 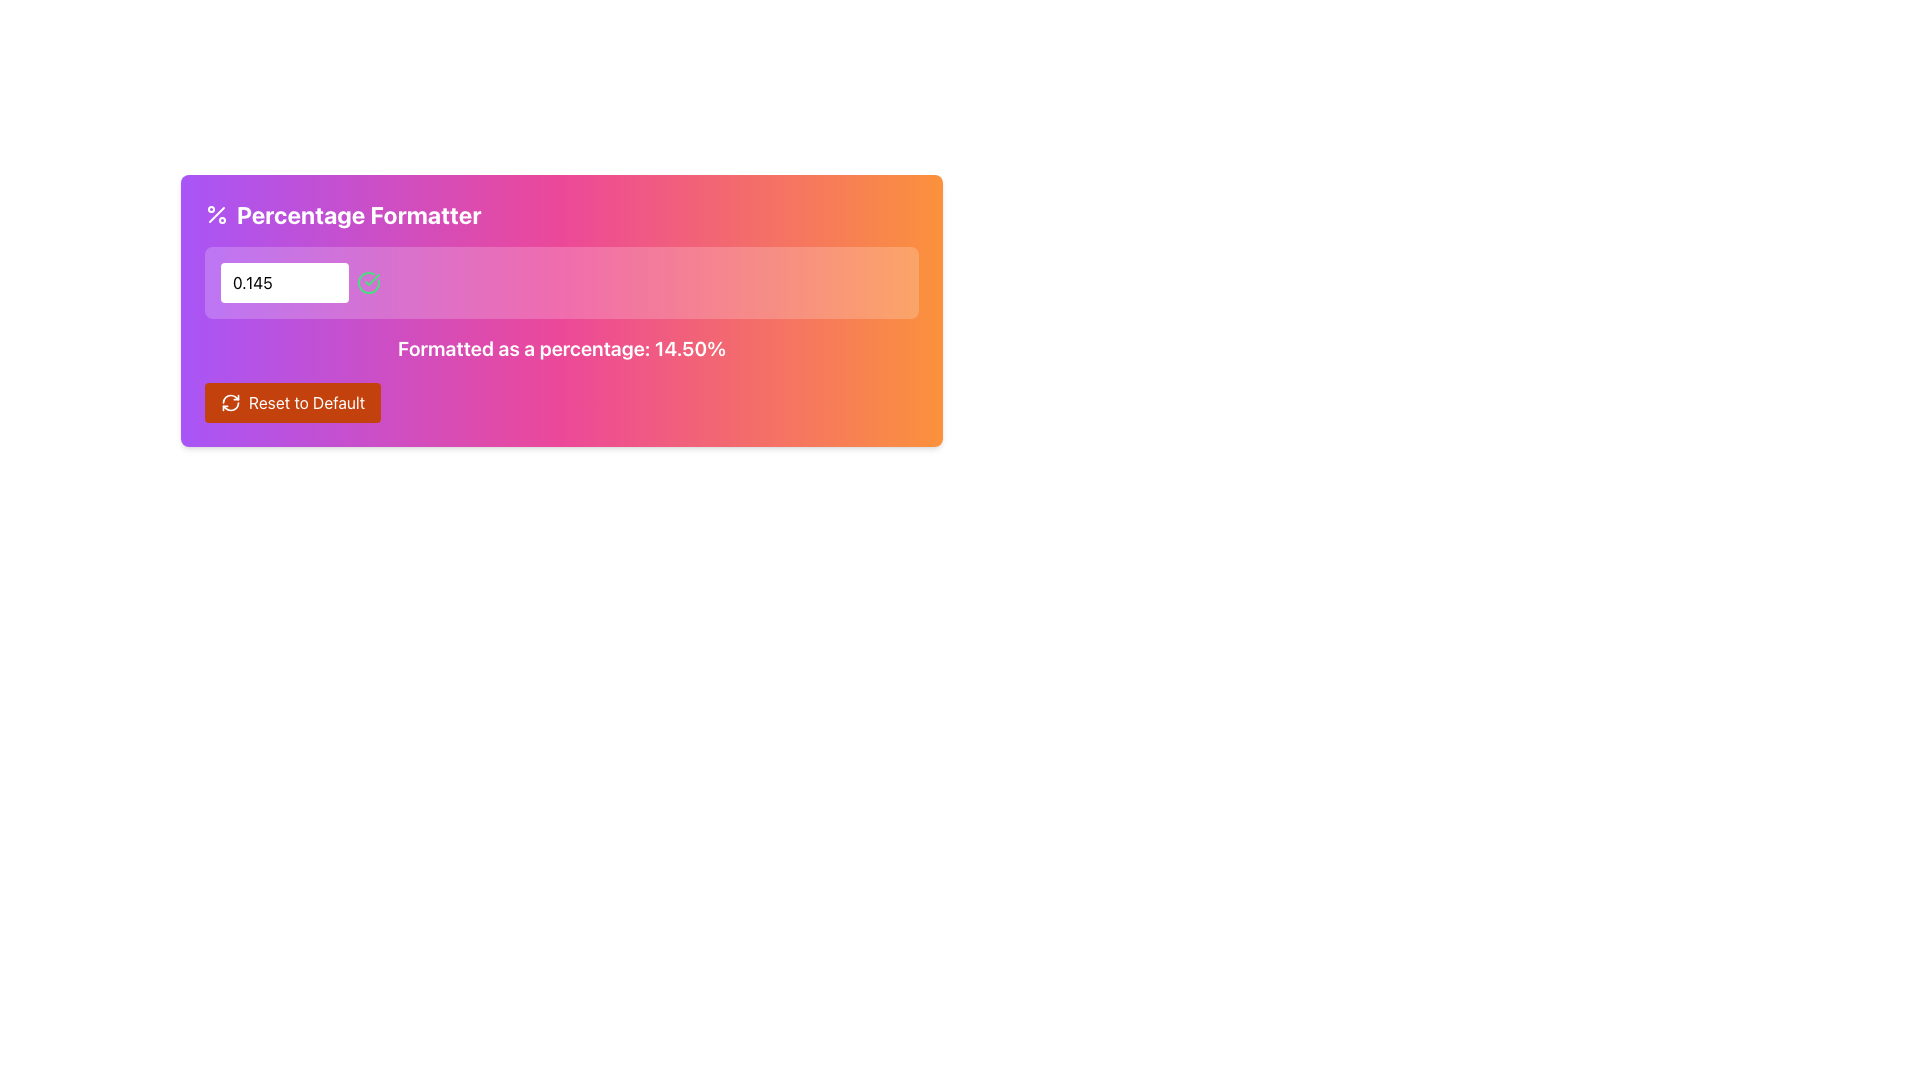 I want to click on validation icon that signifies successful completion, located to the right of the input field within a gradient panel, so click(x=369, y=282).